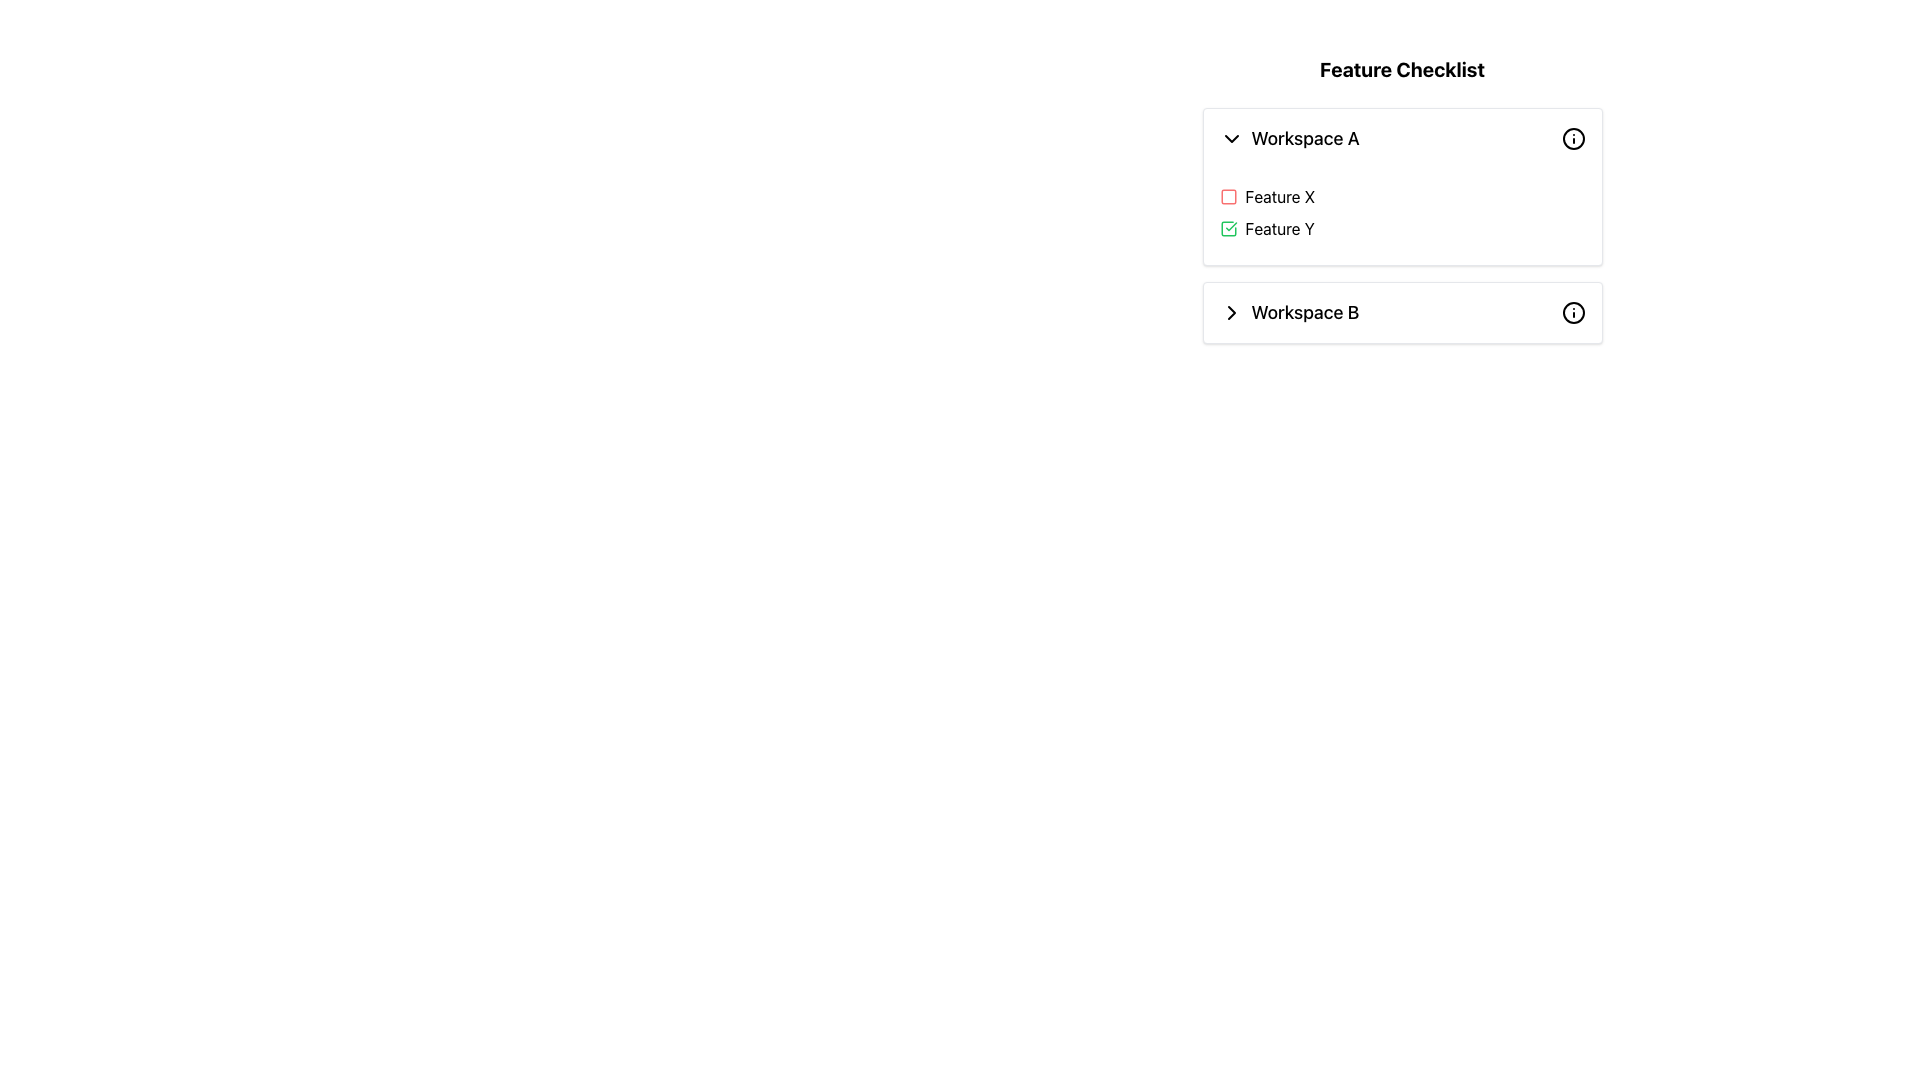 This screenshot has height=1080, width=1920. I want to click on the 'checked' state icon for 'Feature Y' in the 'Feature Checklist' of 'Workspace A', so click(1227, 227).